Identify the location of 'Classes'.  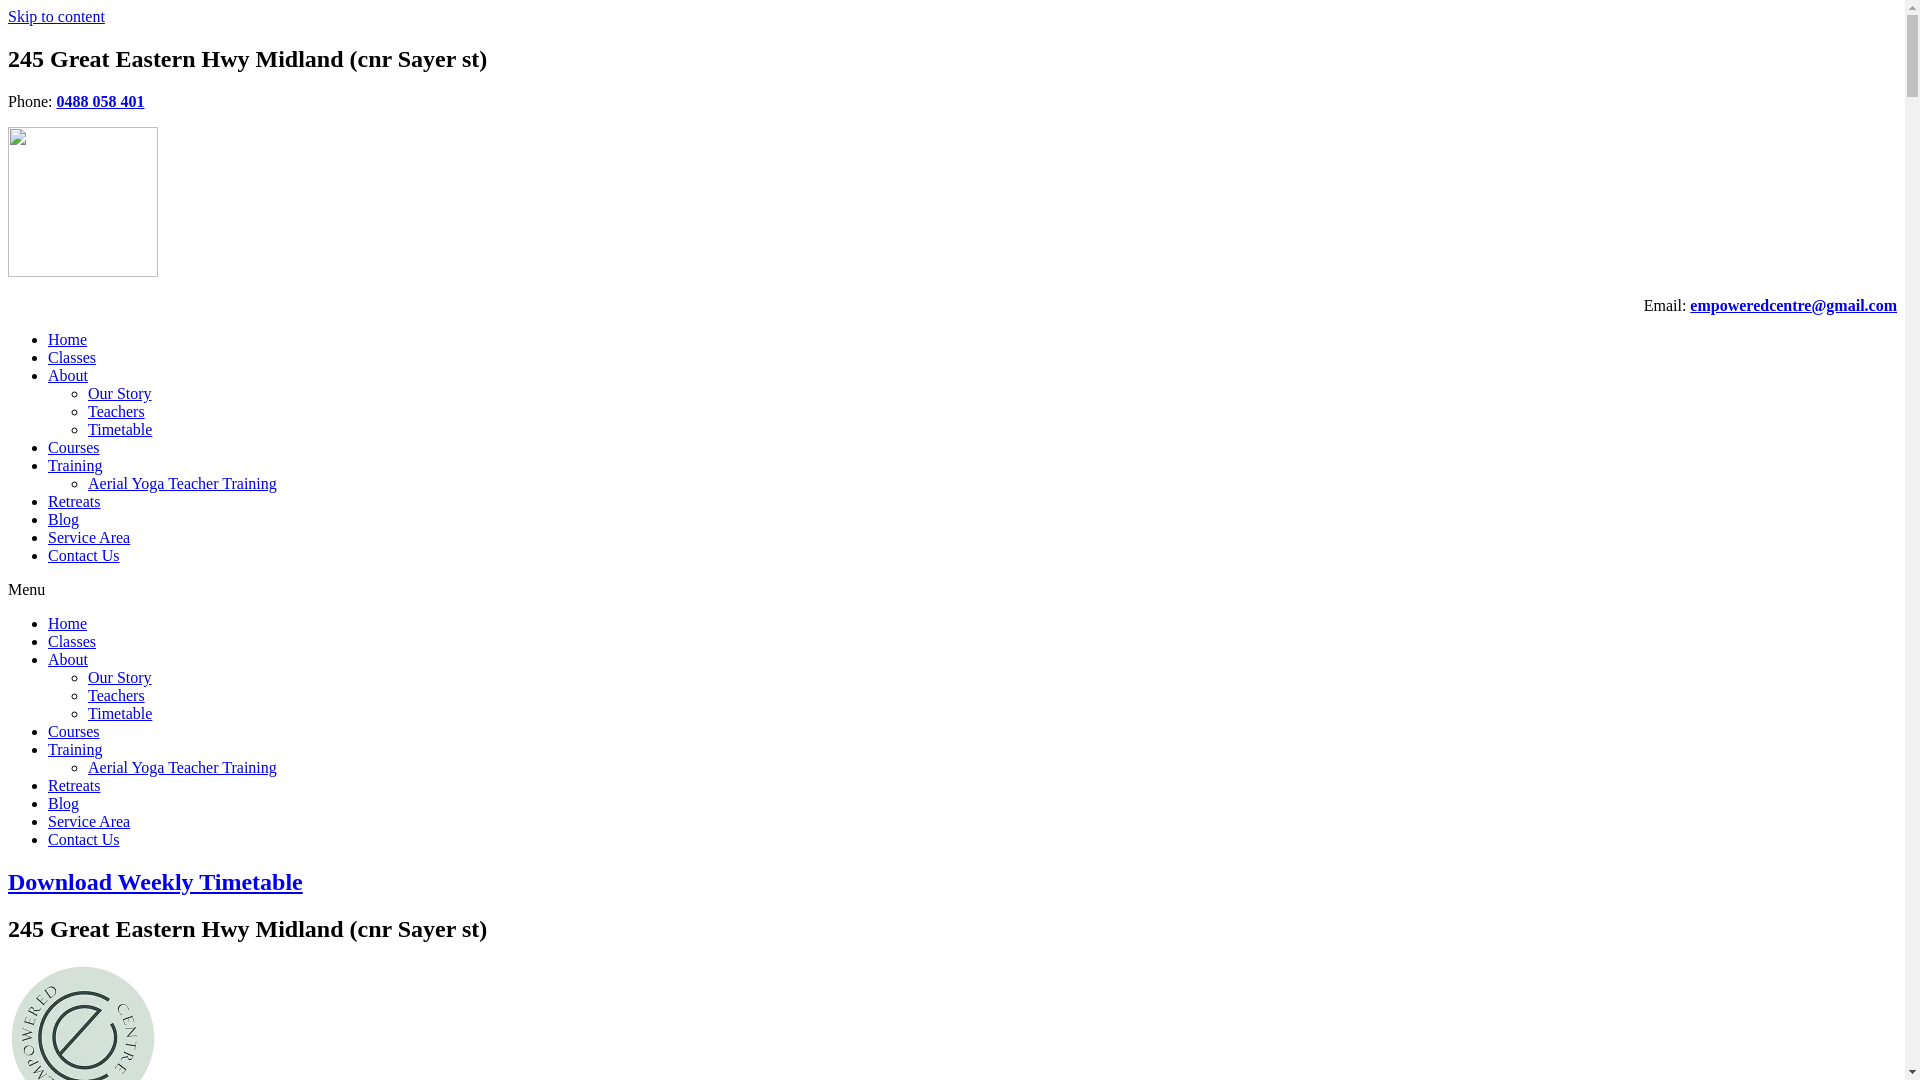
(72, 641).